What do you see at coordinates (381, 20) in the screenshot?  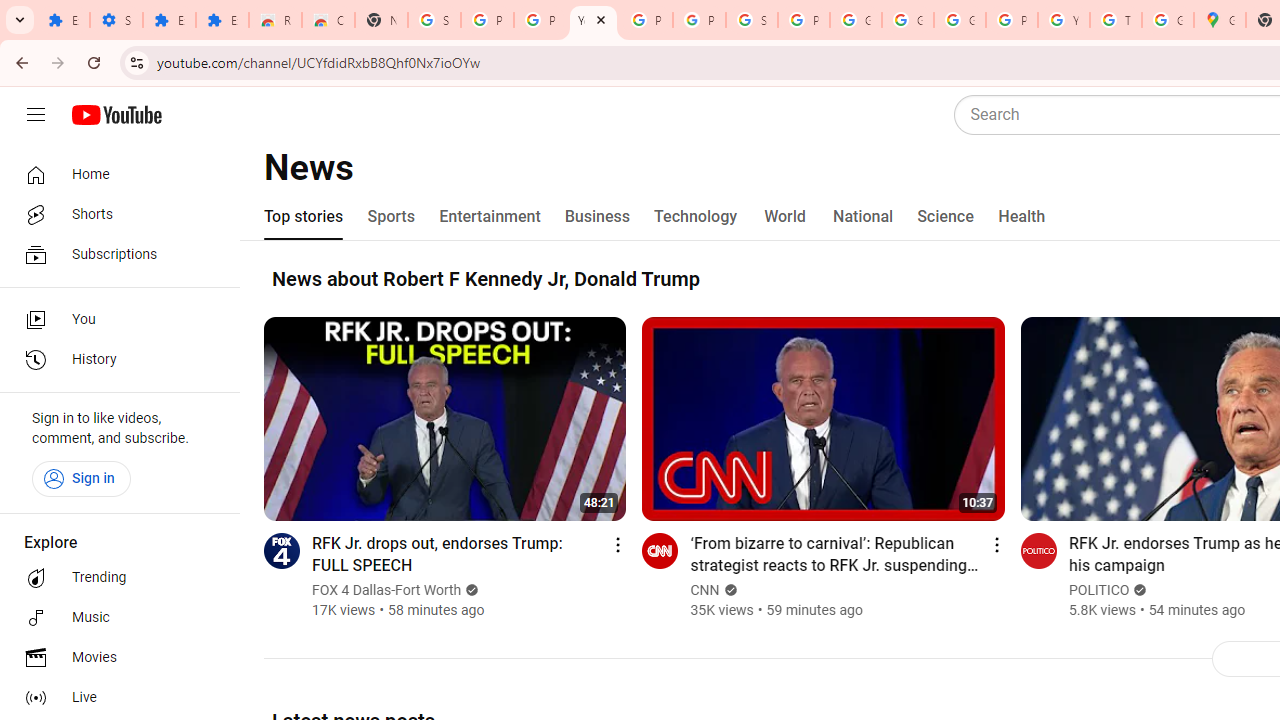 I see `'New Tab'` at bounding box center [381, 20].